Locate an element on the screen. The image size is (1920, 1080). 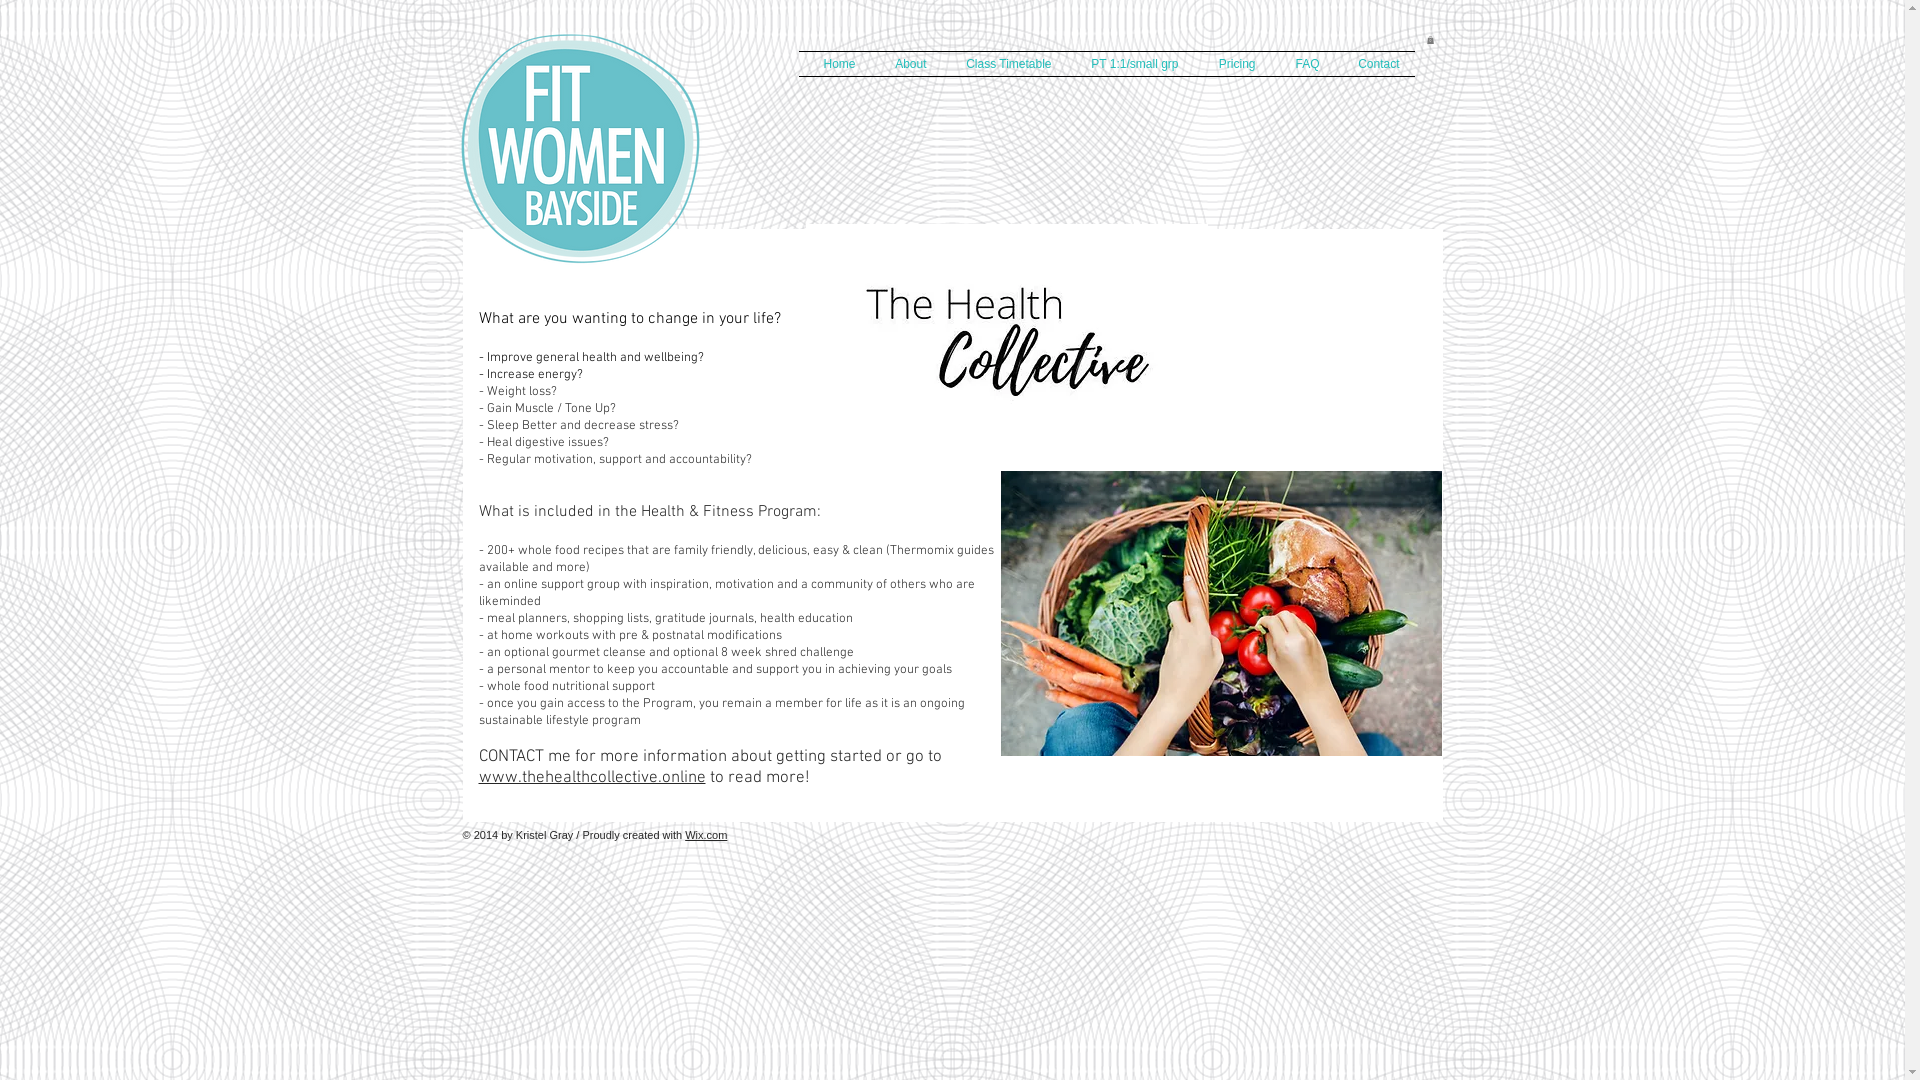
'Class Timetable' is located at coordinates (1004, 63).